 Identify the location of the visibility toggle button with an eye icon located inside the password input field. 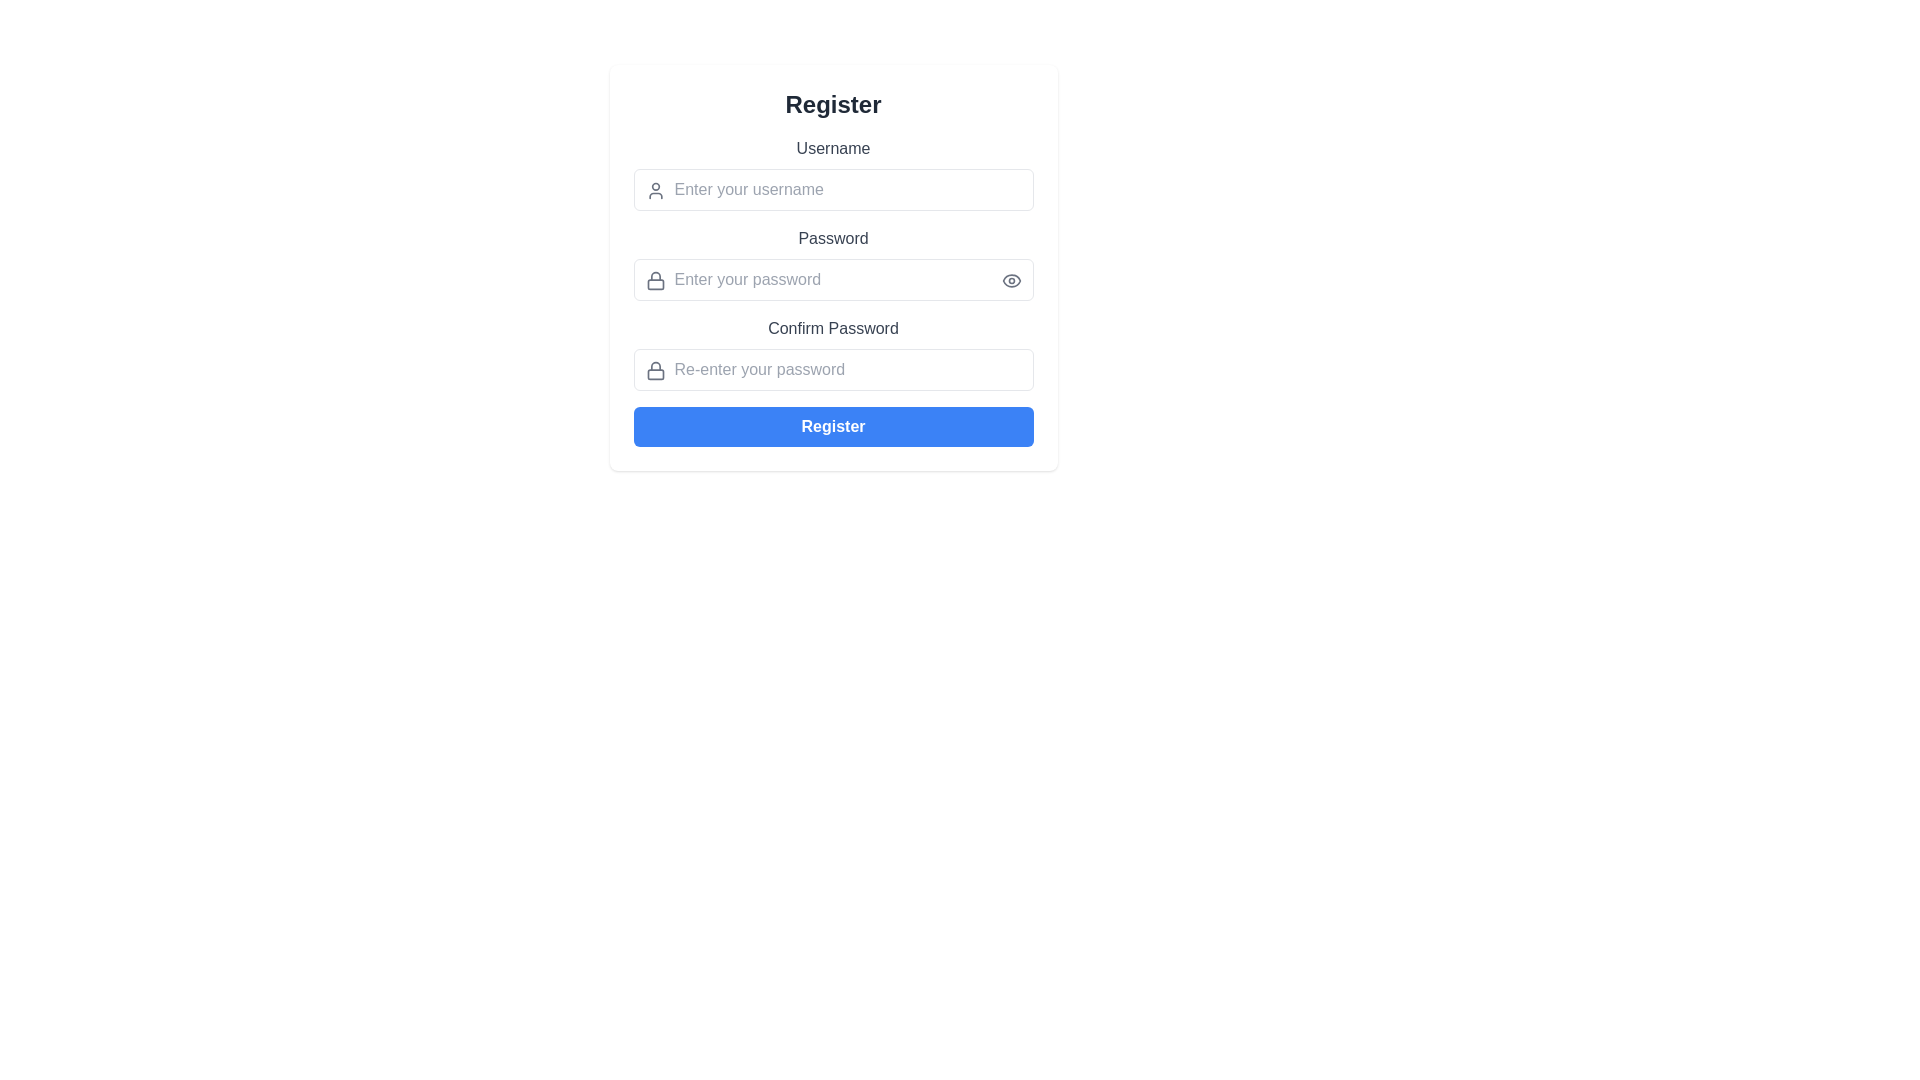
(1011, 281).